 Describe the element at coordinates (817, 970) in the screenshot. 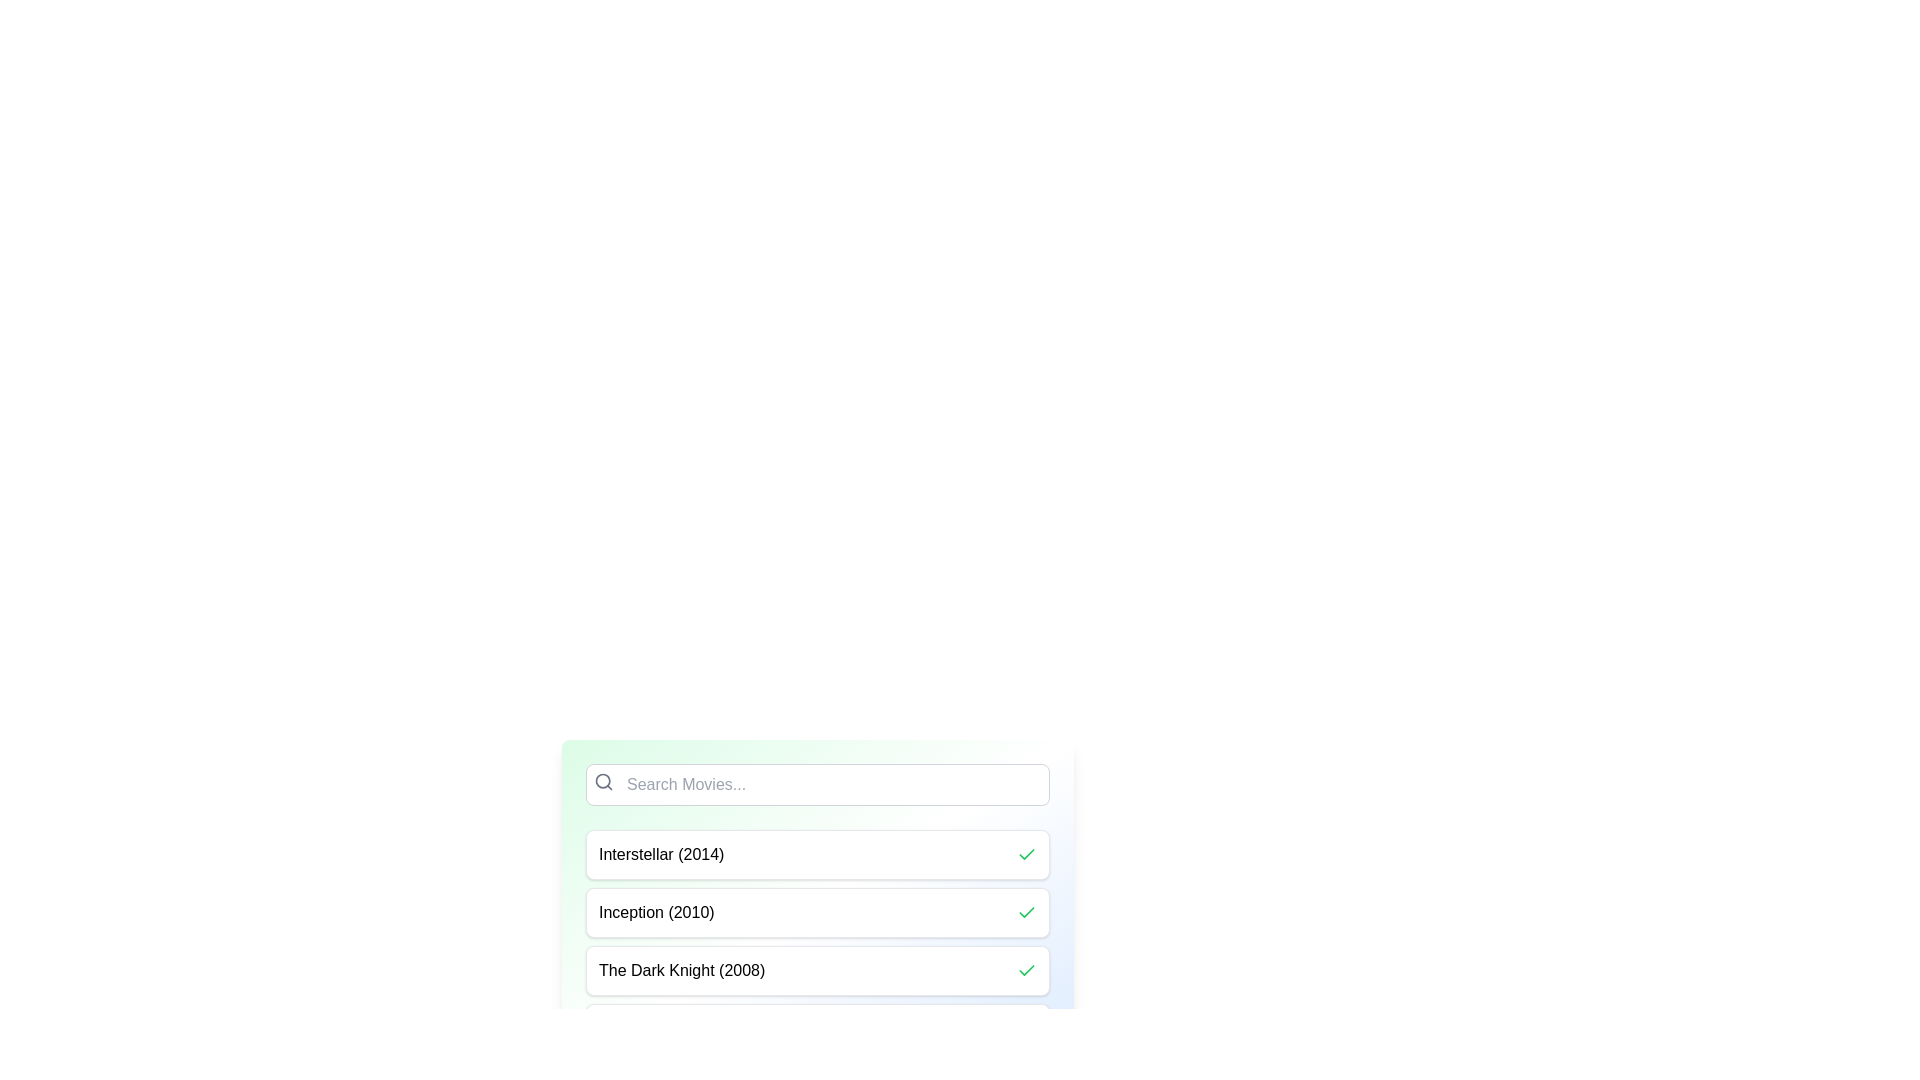

I see `the third entry in the selectable movie list representing 'The Dark Knight (2008)'` at that location.